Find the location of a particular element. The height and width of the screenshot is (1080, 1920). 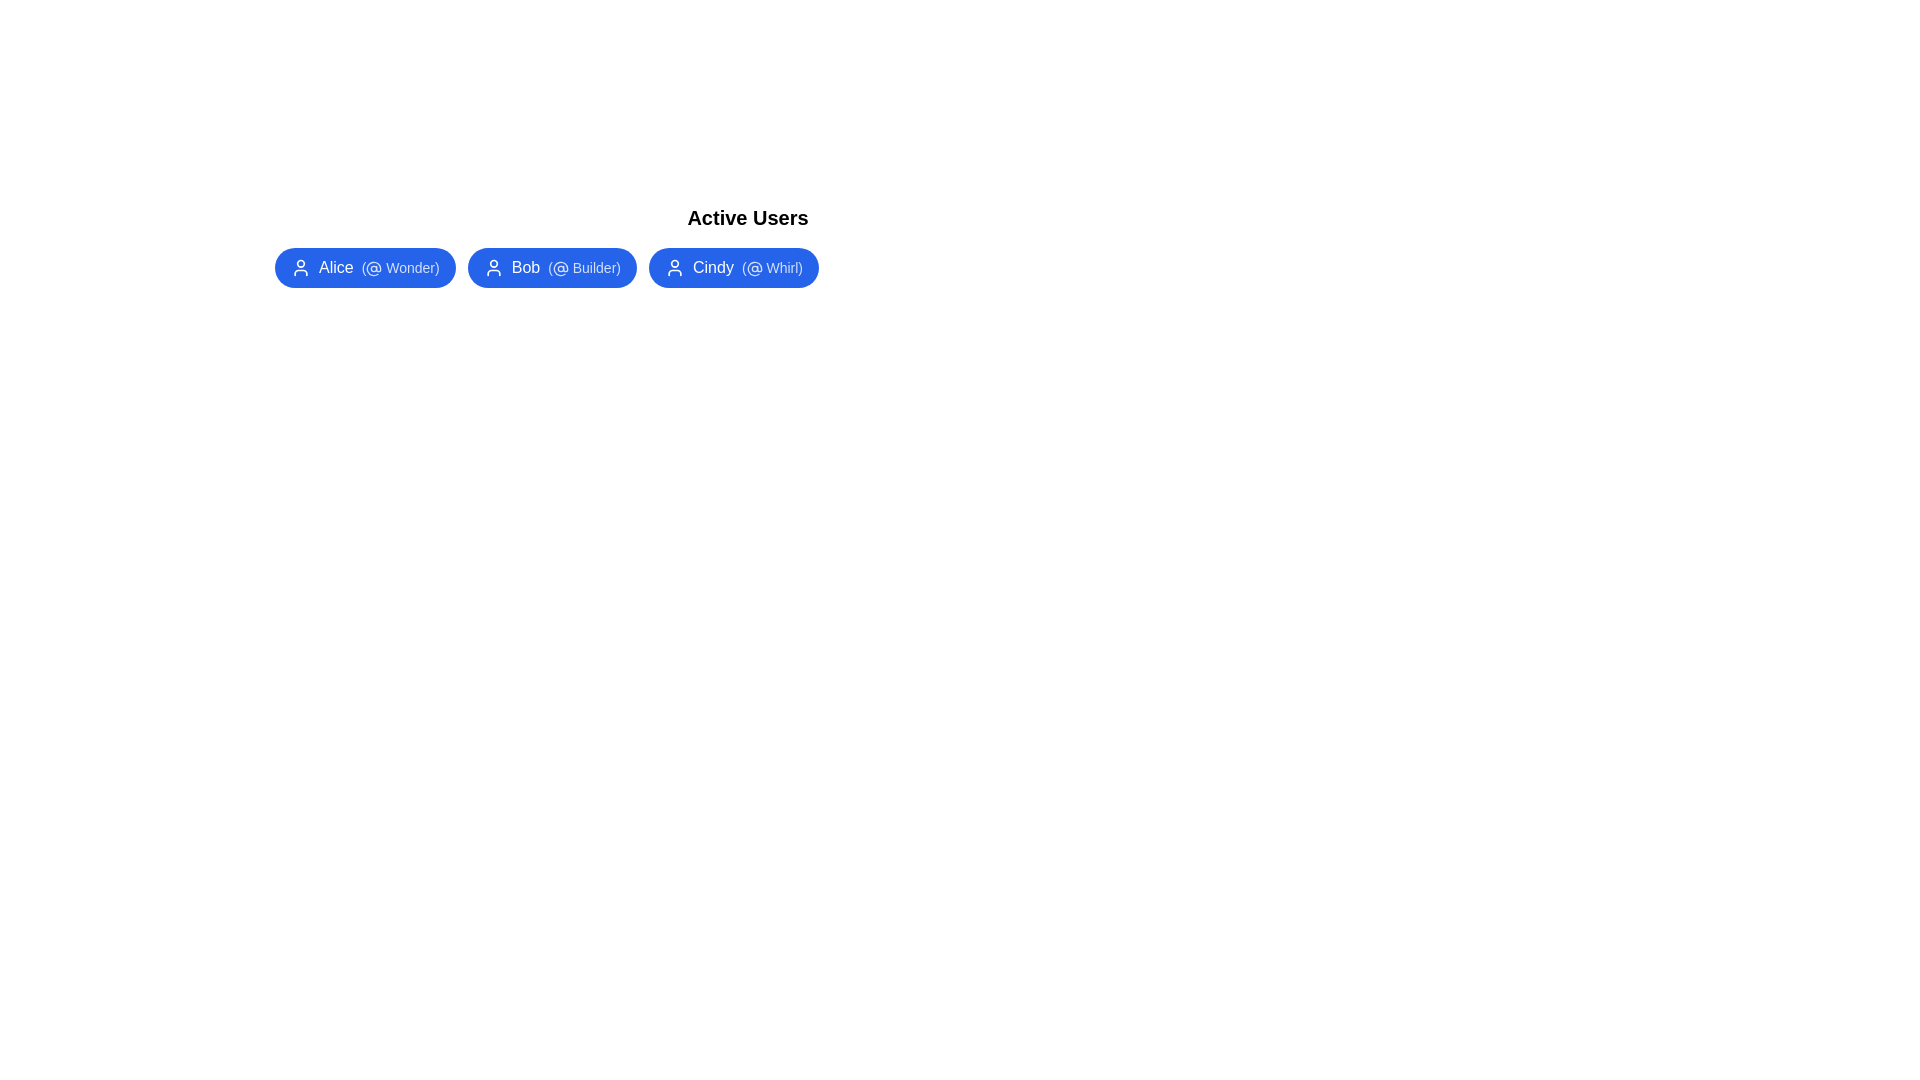

the user chip for Alice is located at coordinates (364, 266).